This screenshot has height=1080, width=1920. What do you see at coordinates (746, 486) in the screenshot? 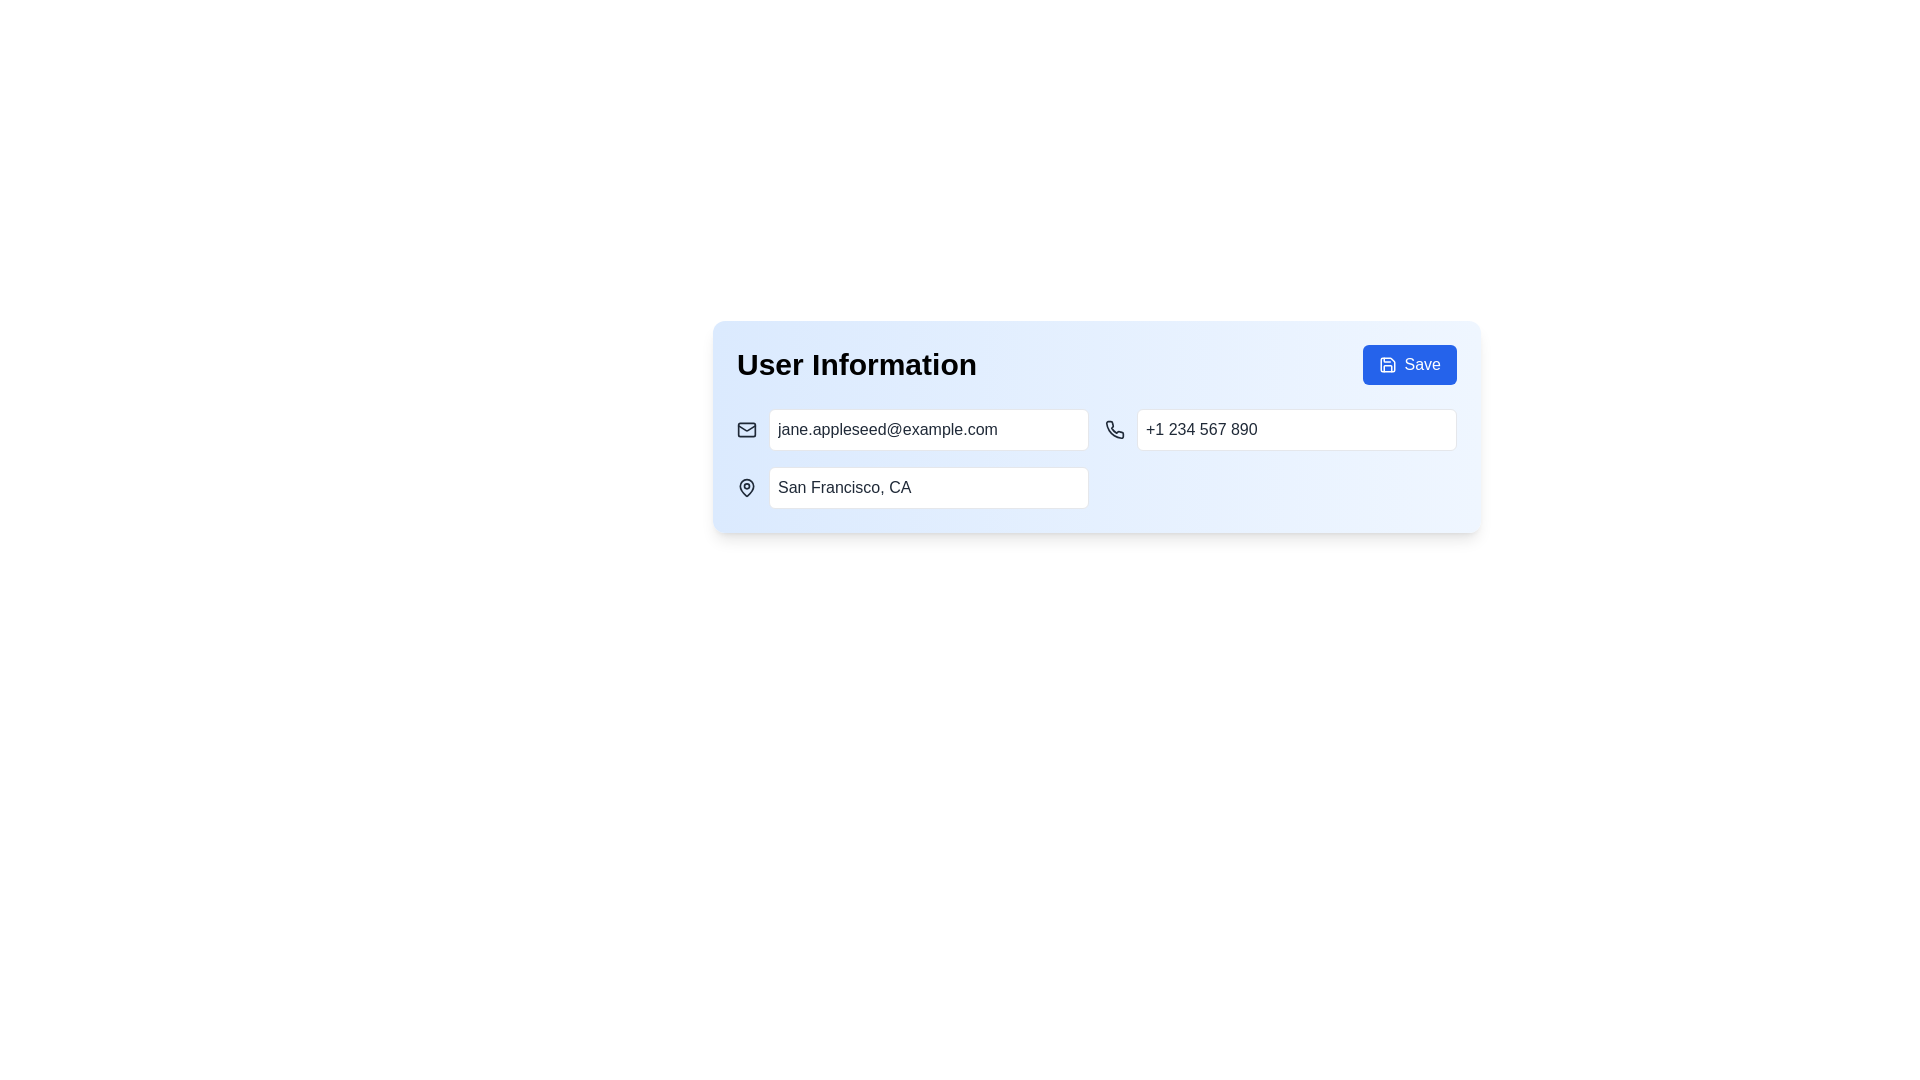
I see `the leftmost pin-like icon in the 'User Information' section, which is styled to appear as a map pin and is to the left of the 'San Francisco, CA' text input field` at bounding box center [746, 486].